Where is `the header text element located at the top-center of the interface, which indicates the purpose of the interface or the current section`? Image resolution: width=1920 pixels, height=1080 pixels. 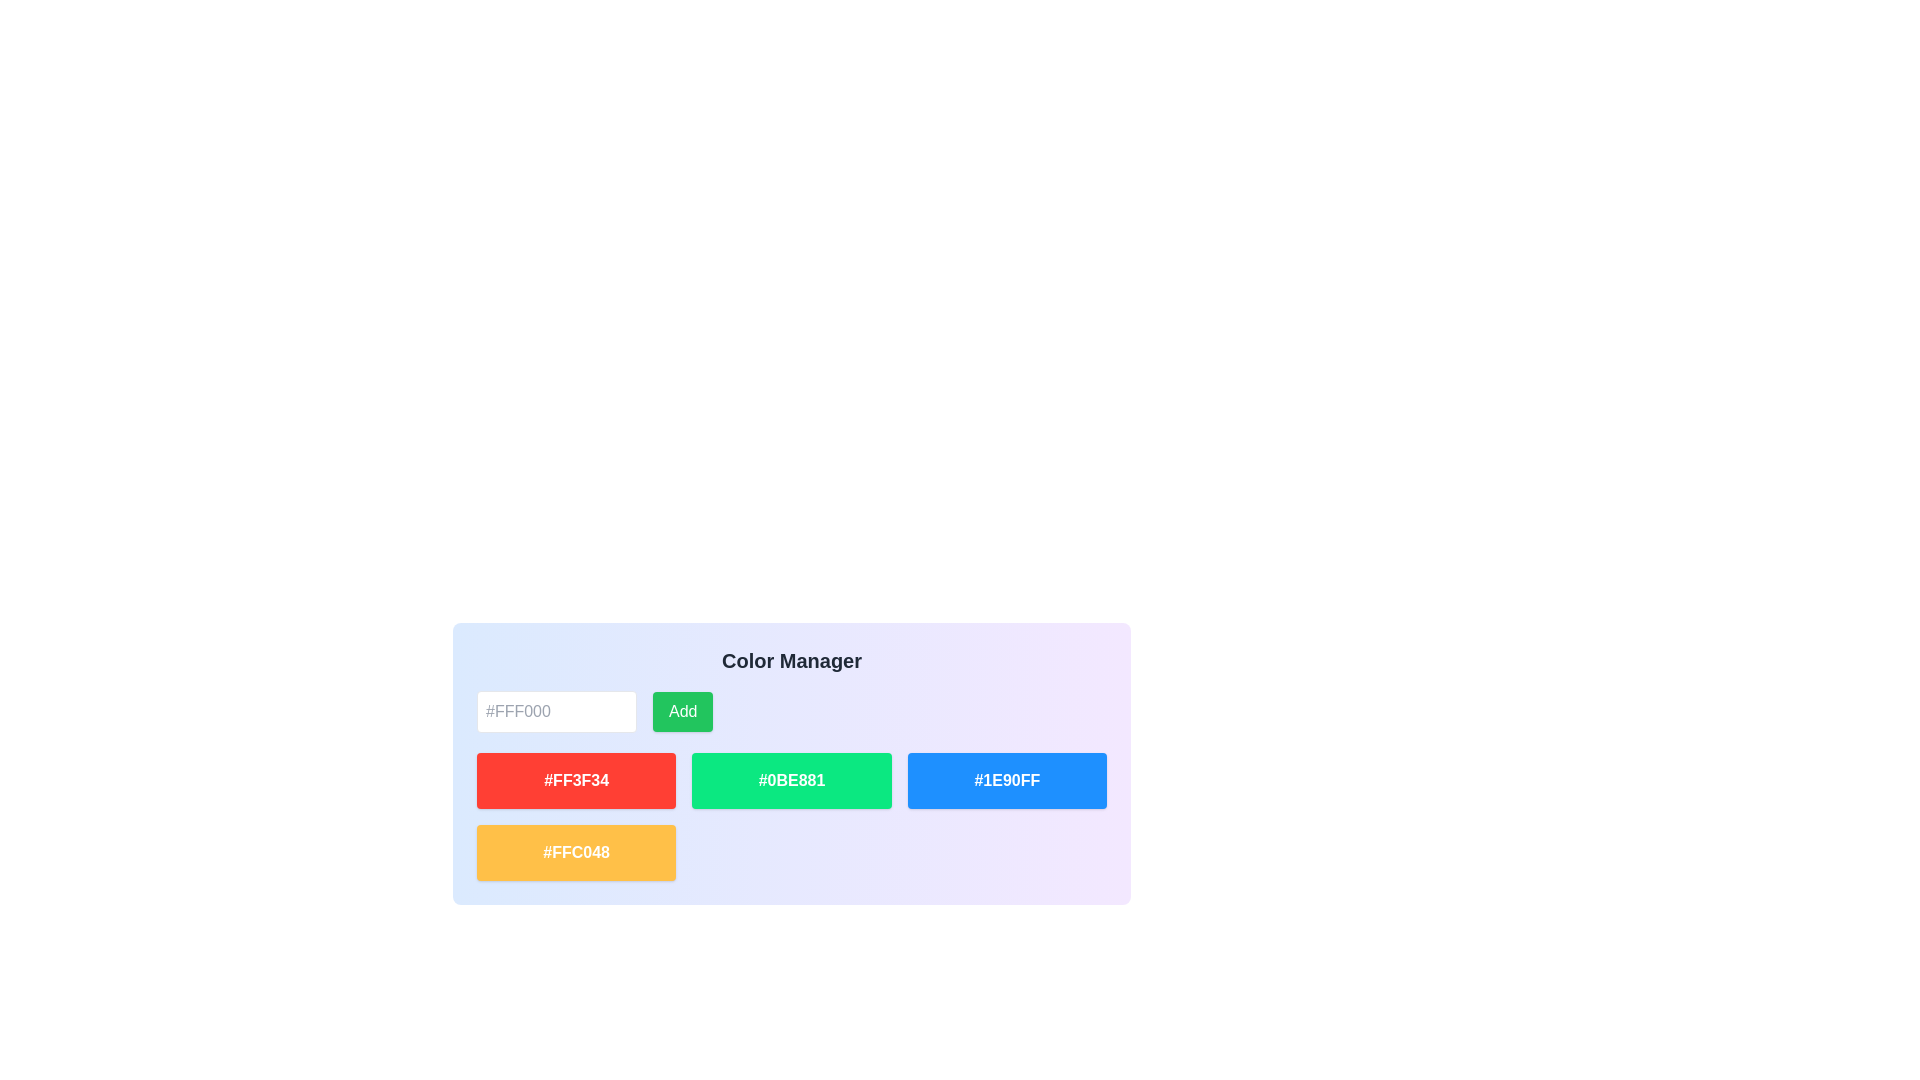
the header text element located at the top-center of the interface, which indicates the purpose of the interface or the current section is located at coordinates (791, 660).